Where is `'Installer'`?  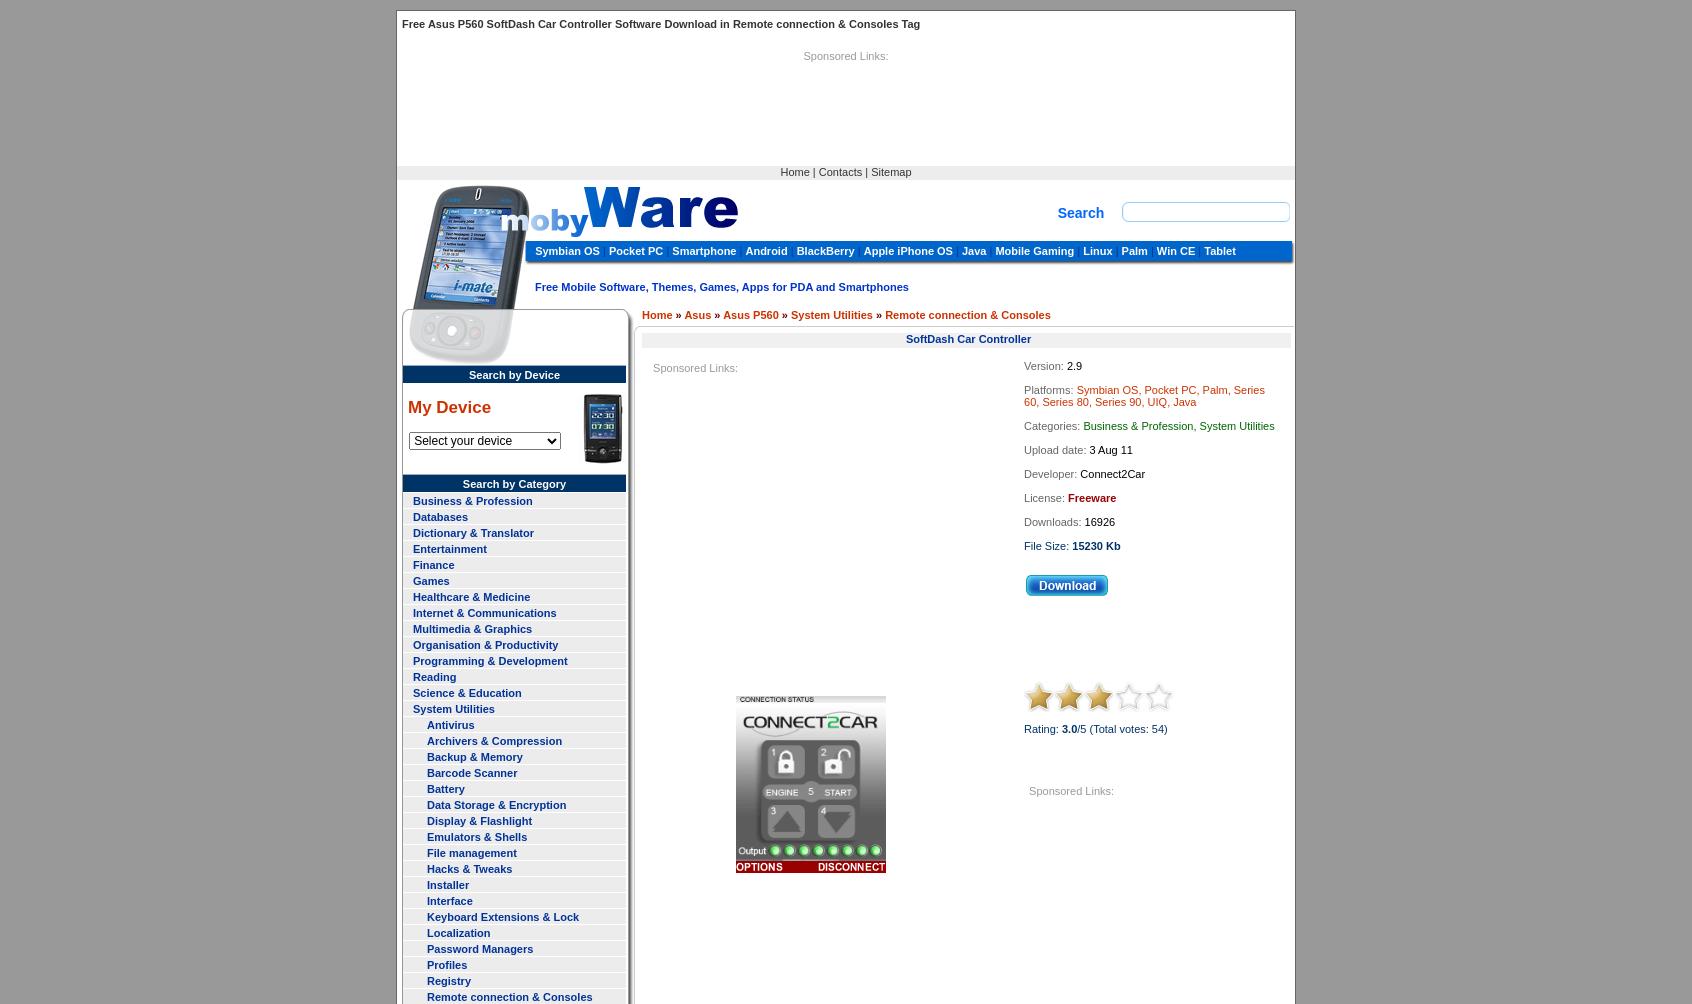 'Installer' is located at coordinates (447, 883).